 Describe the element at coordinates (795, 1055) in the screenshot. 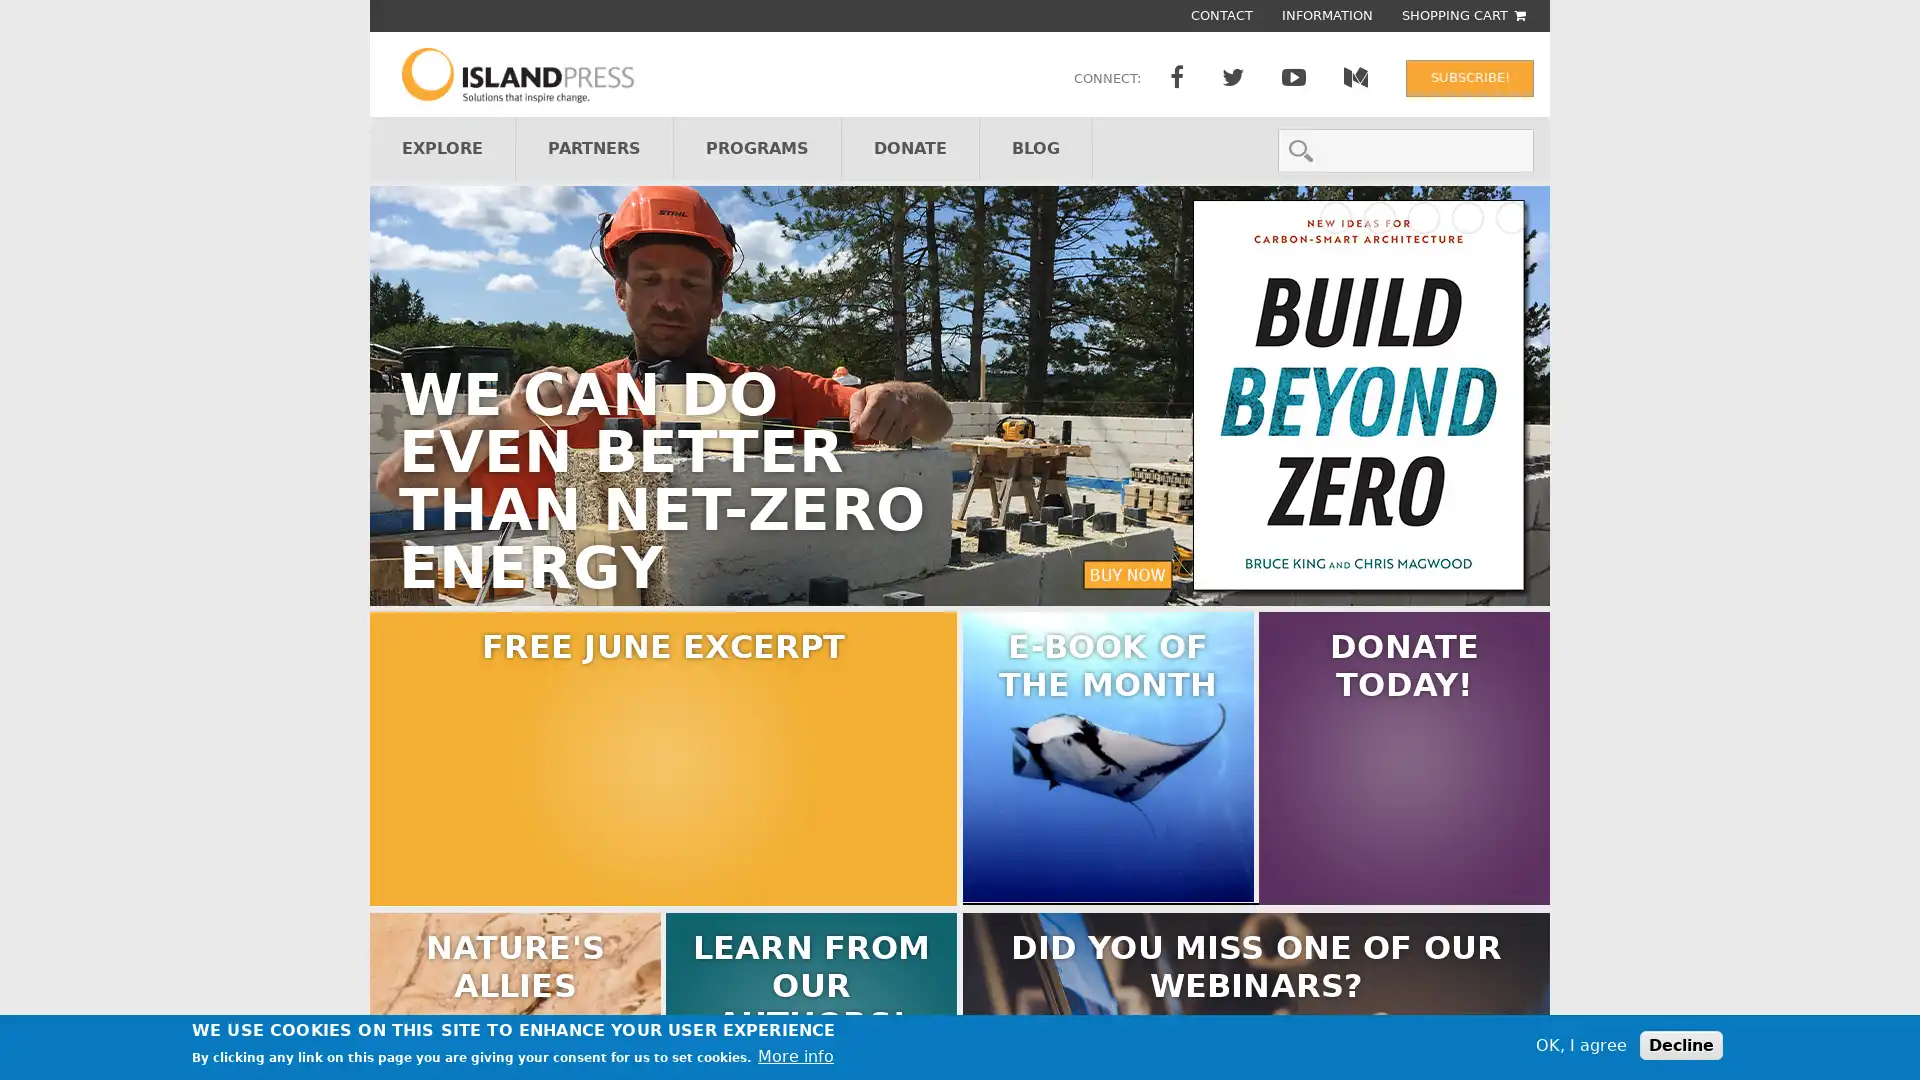

I see `More info` at that location.